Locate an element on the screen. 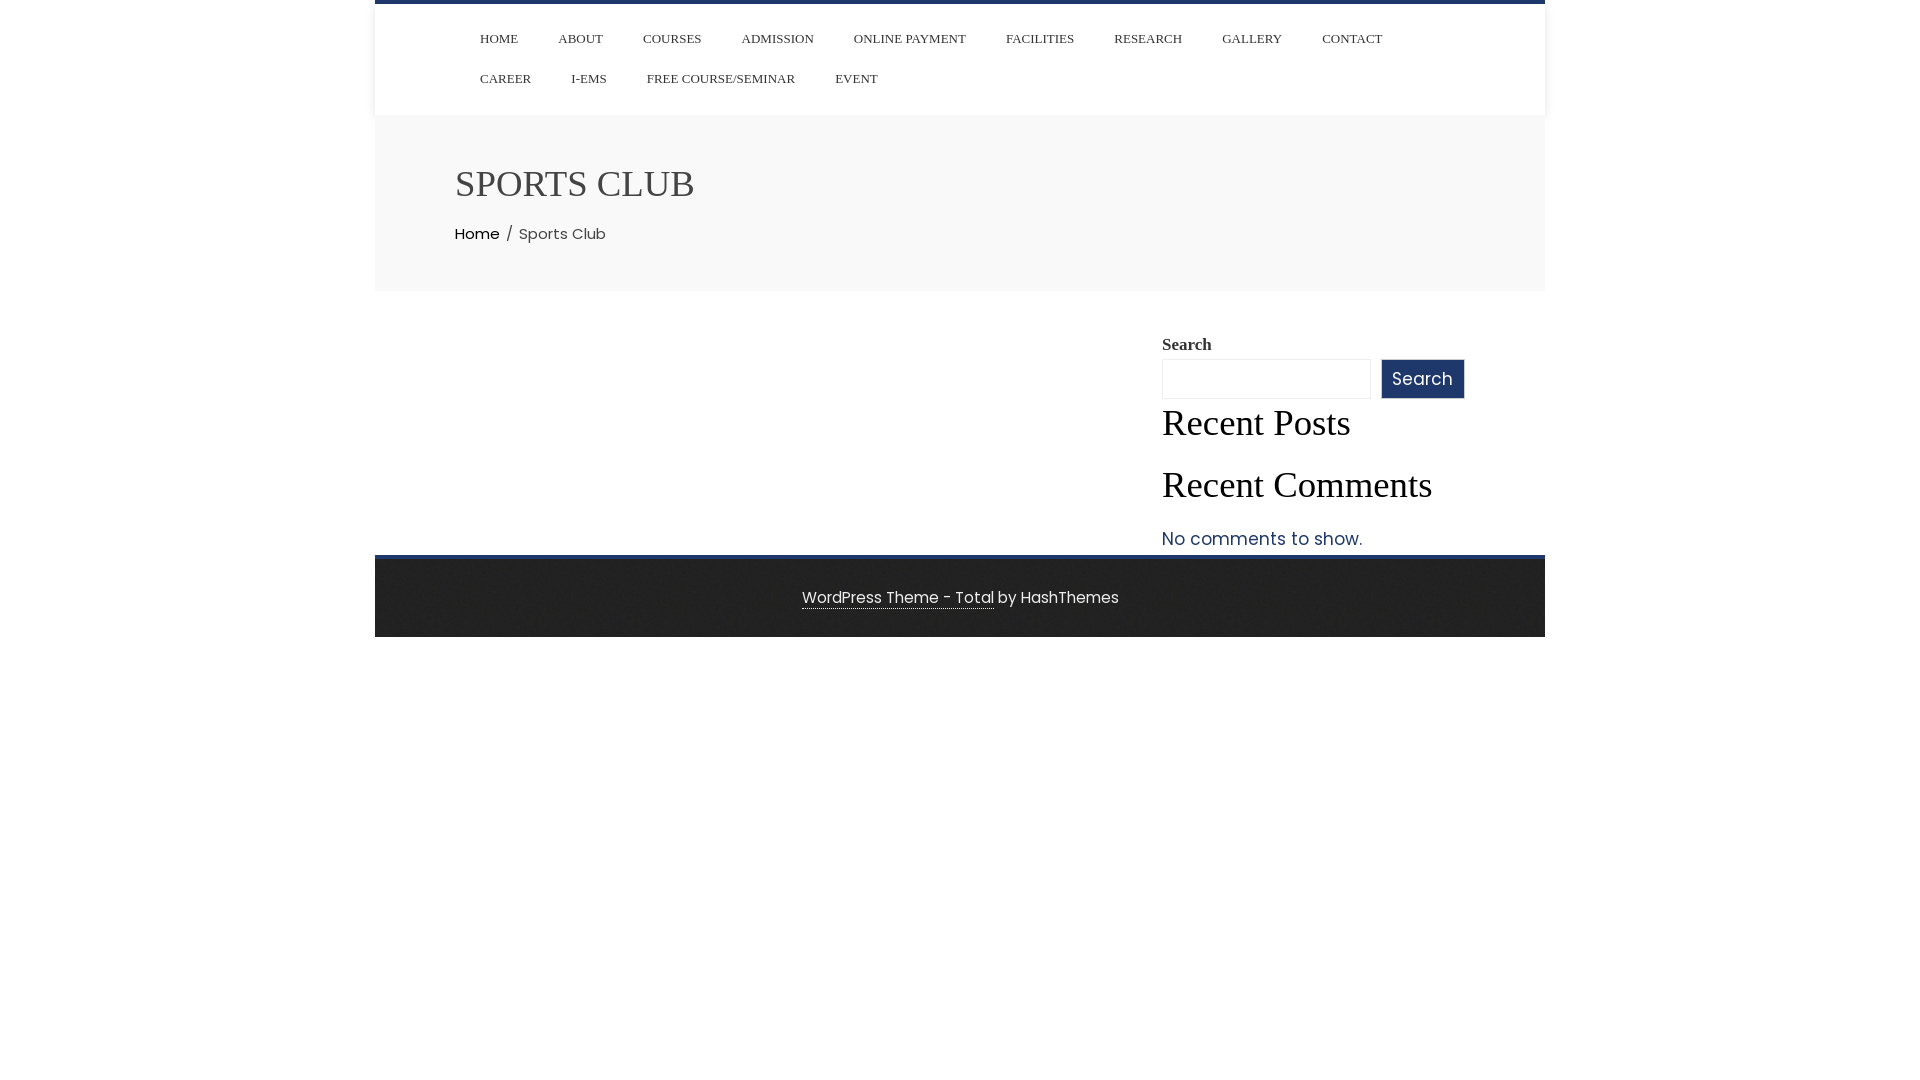  'ONLINE PAYMENT' is located at coordinates (909, 38).